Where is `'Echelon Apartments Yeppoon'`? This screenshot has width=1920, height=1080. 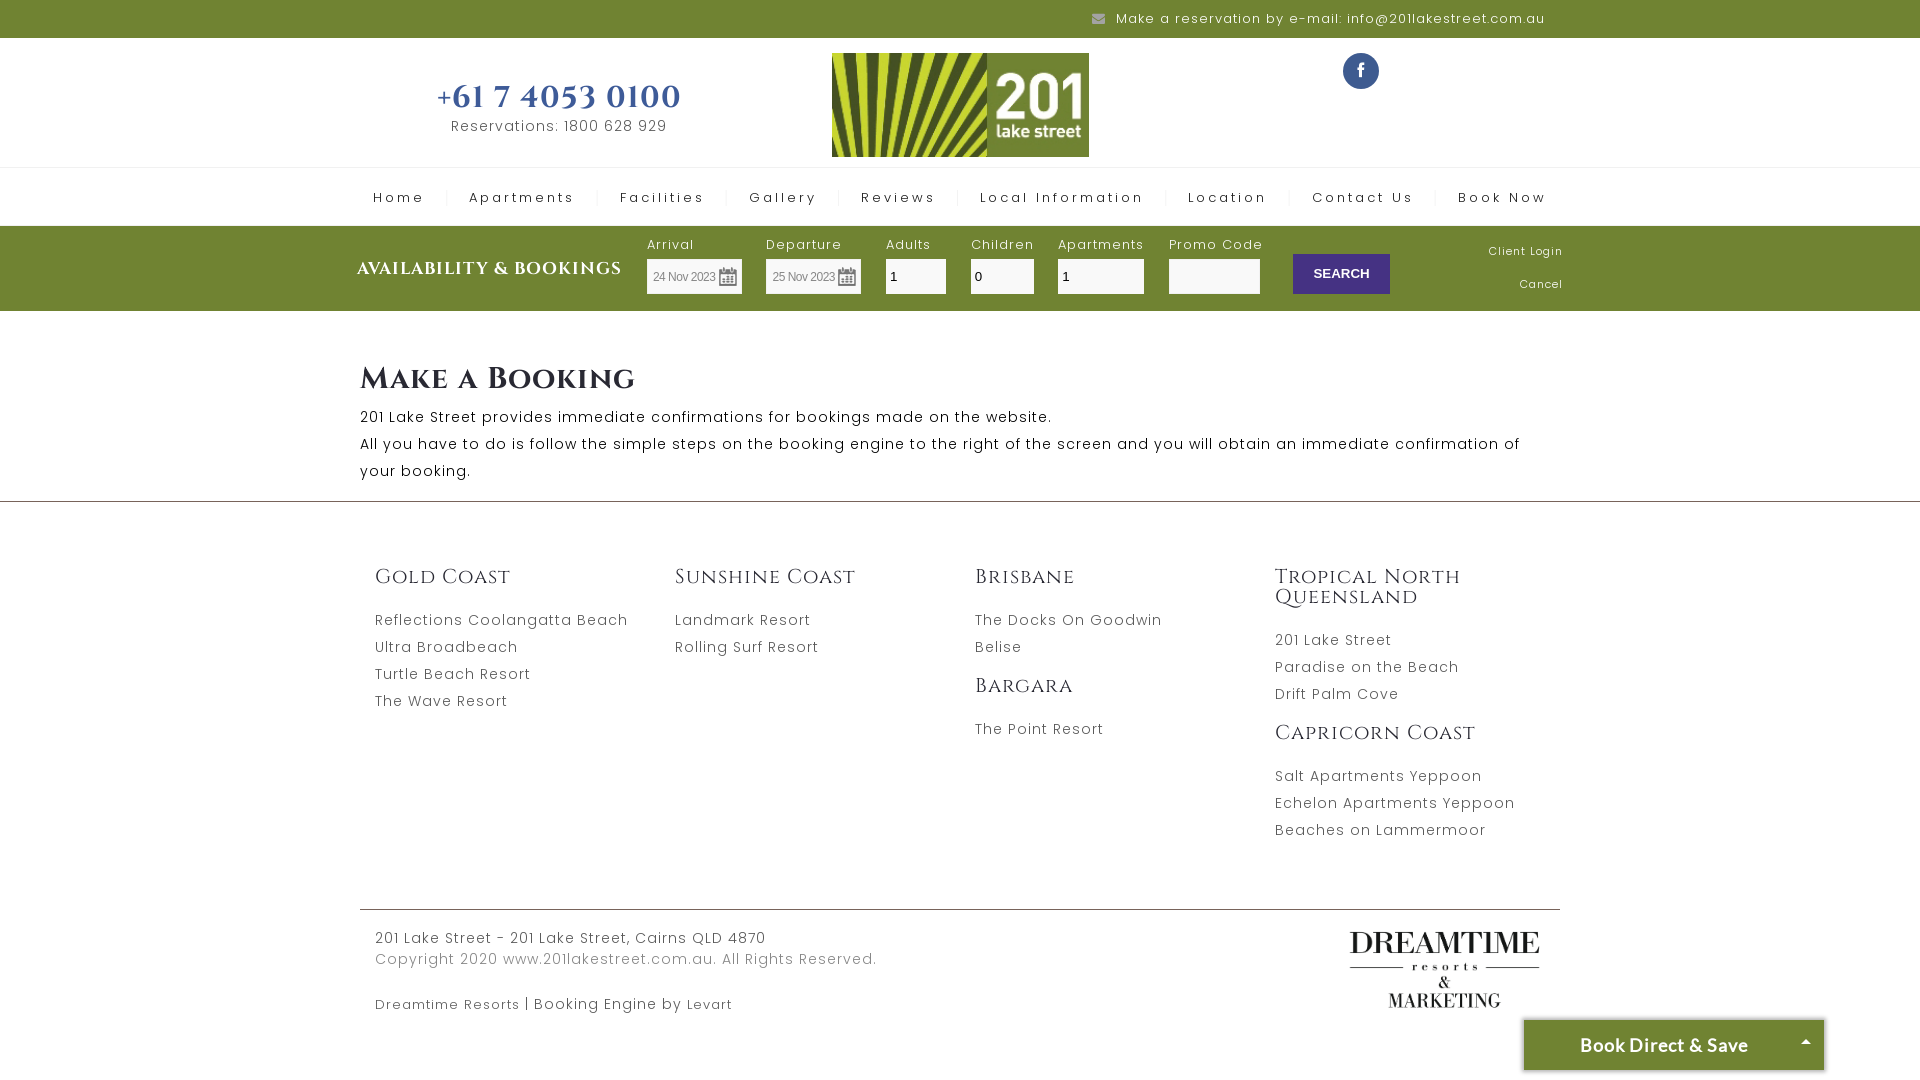
'Echelon Apartments Yeppoon' is located at coordinates (1274, 801).